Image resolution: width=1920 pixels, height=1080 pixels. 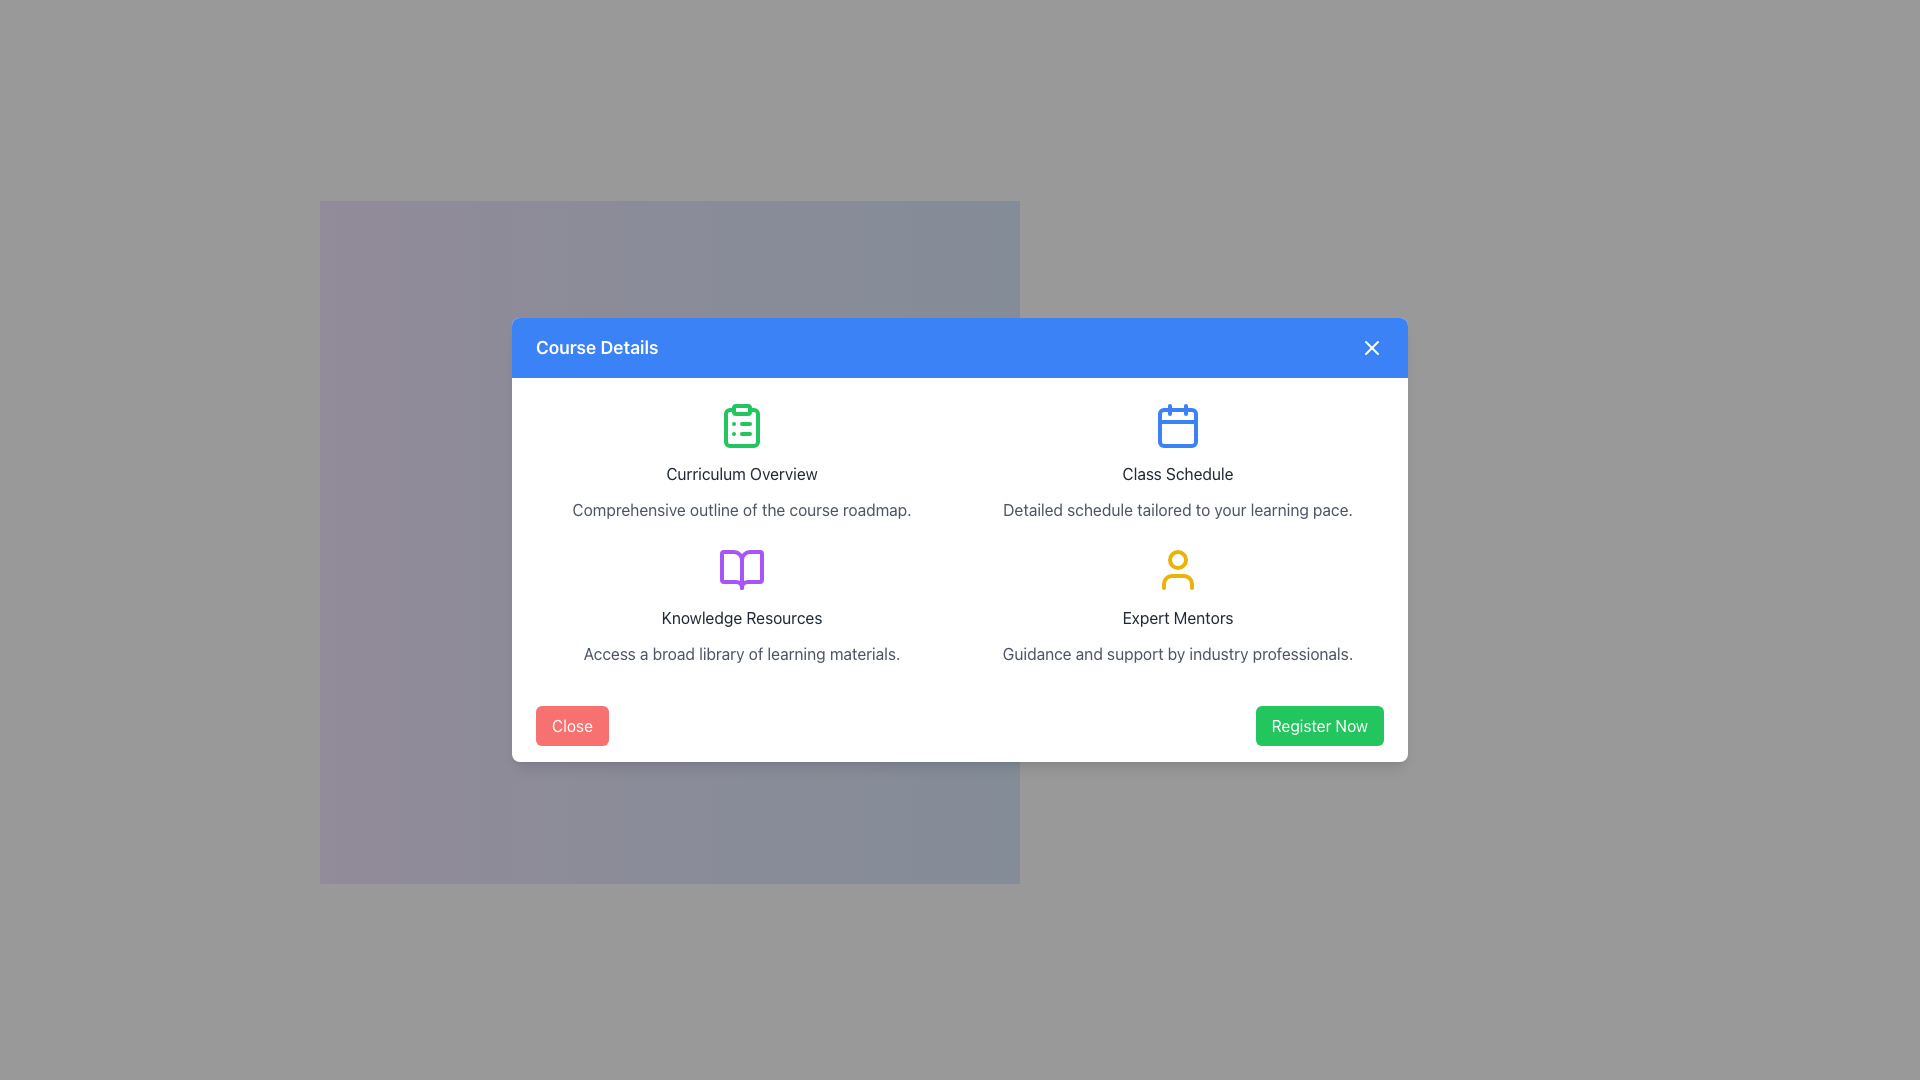 I want to click on the text label displaying 'Detailed schedule tailored to your learning pace.' located in the modal 'Course Details' below the header 'Class Schedule', so click(x=1177, y=508).